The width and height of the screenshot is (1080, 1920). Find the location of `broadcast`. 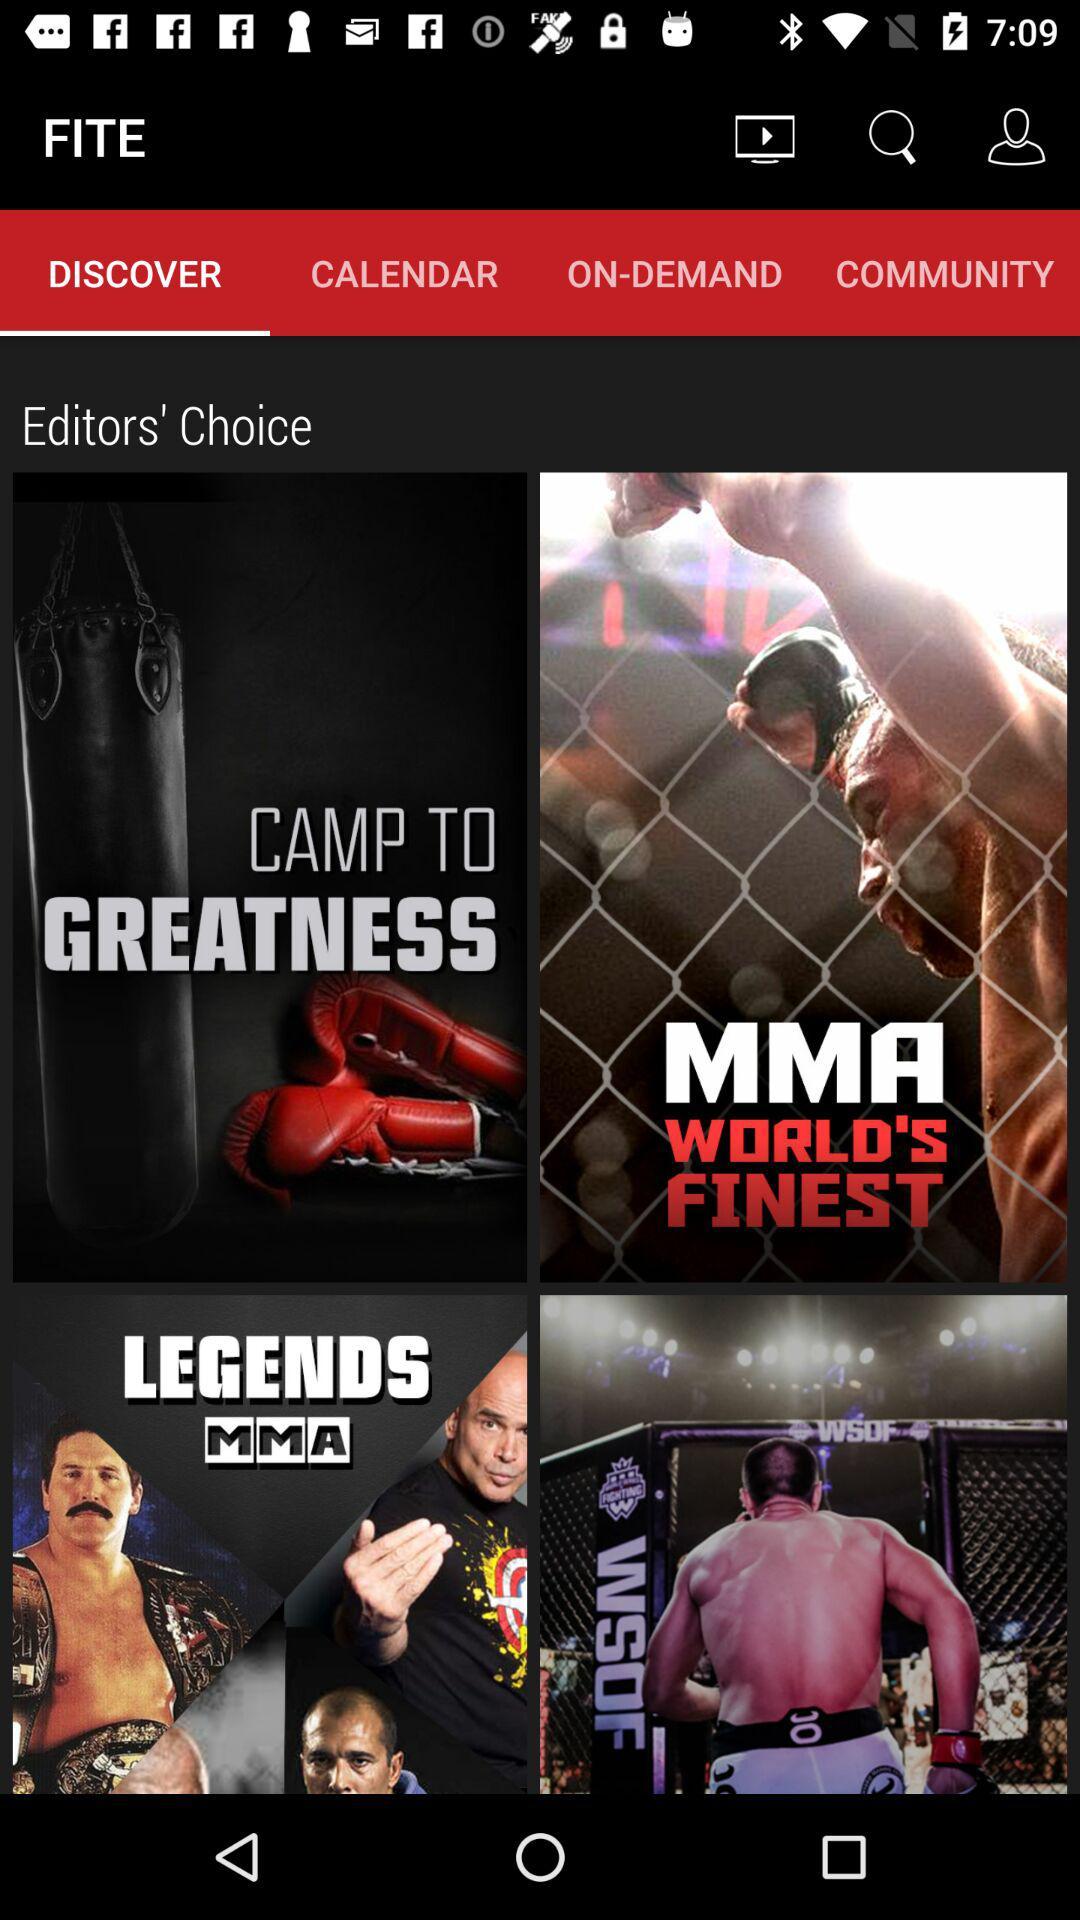

broadcast is located at coordinates (802, 877).